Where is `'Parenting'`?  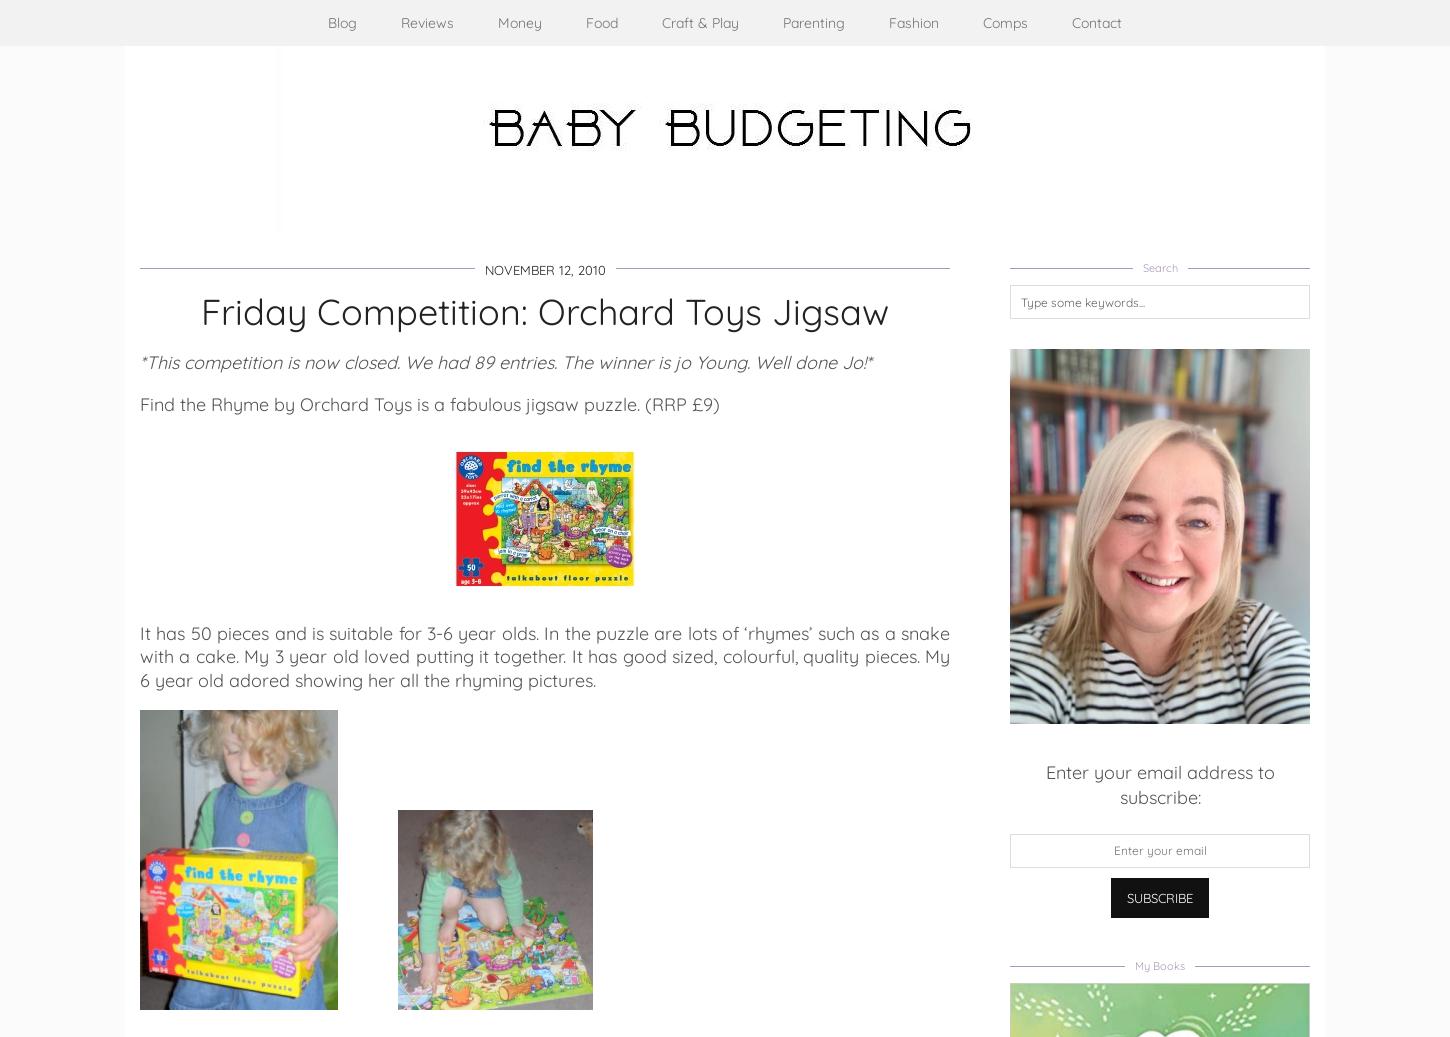 'Parenting' is located at coordinates (814, 22).